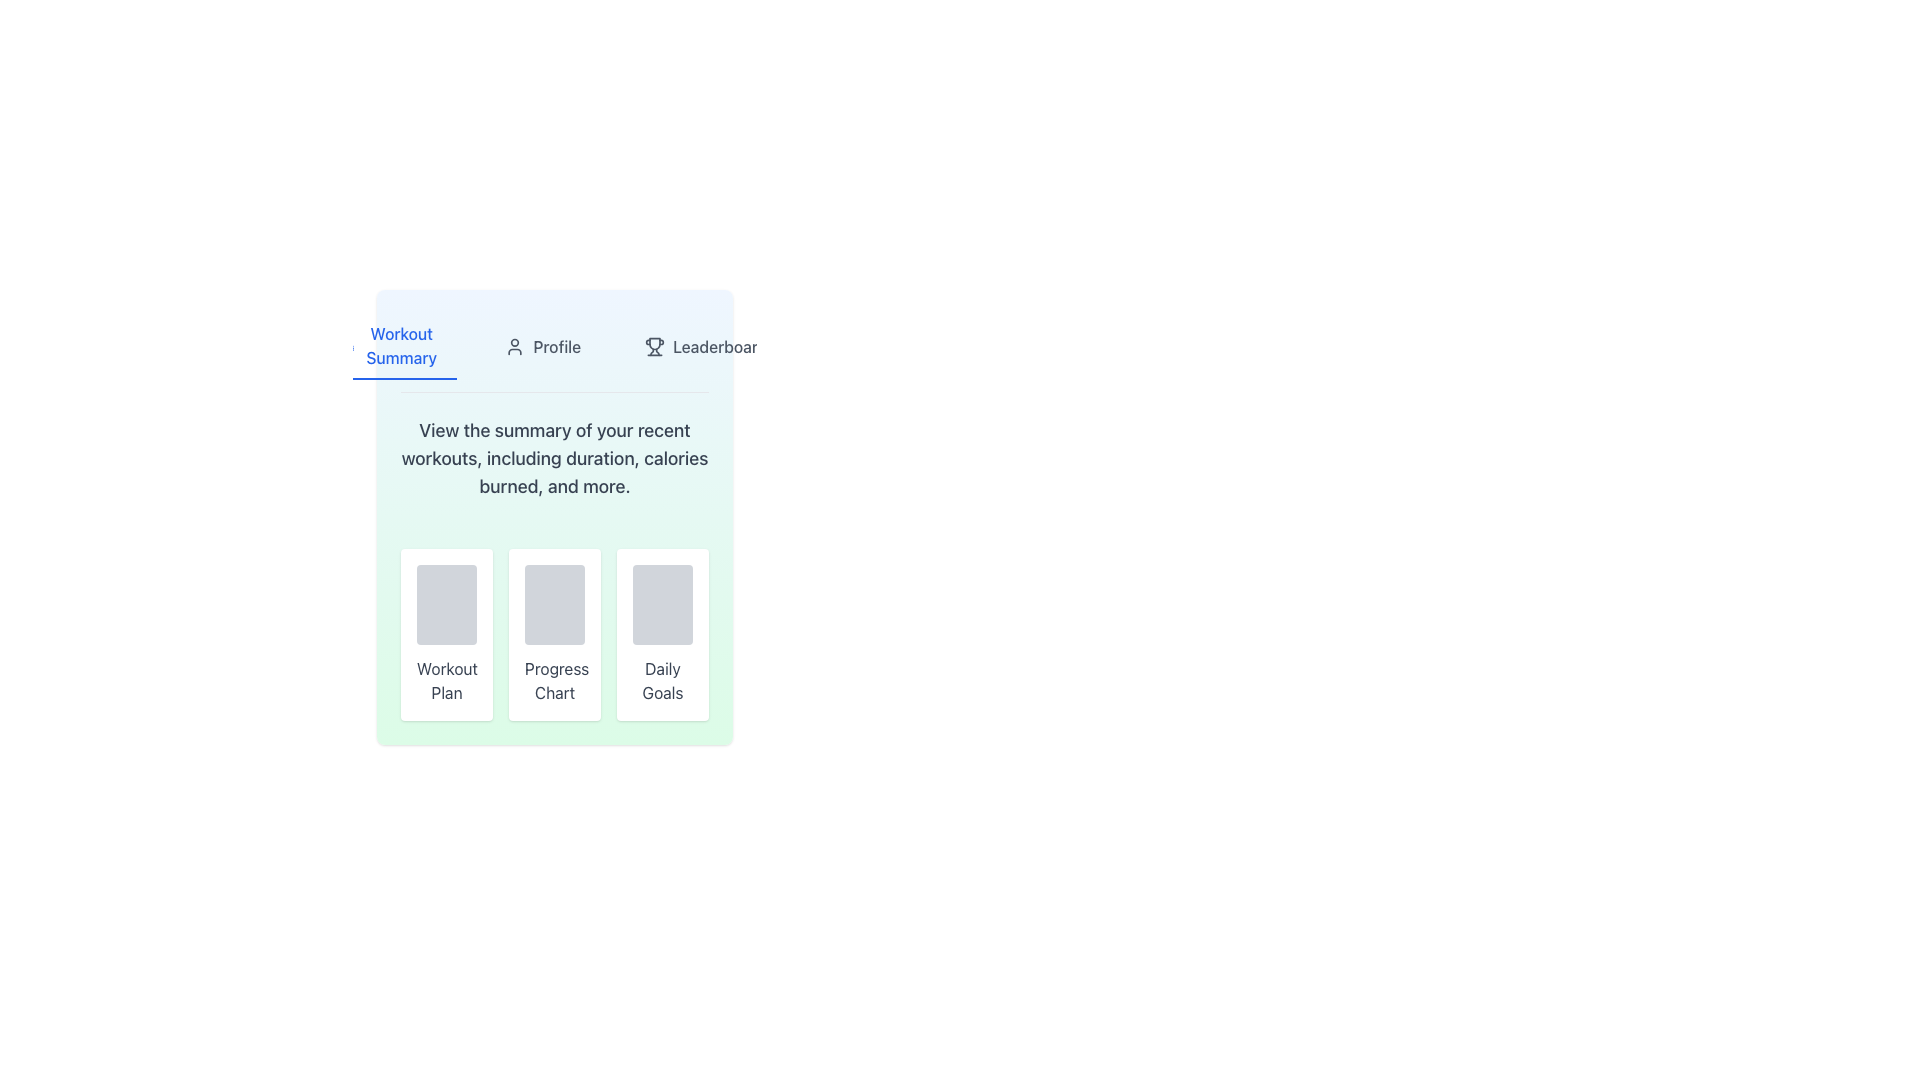 The width and height of the screenshot is (1920, 1080). Describe the element at coordinates (662, 604) in the screenshot. I see `the Decorative block with a gray background located at the top of the 'Daily Goals' card` at that location.